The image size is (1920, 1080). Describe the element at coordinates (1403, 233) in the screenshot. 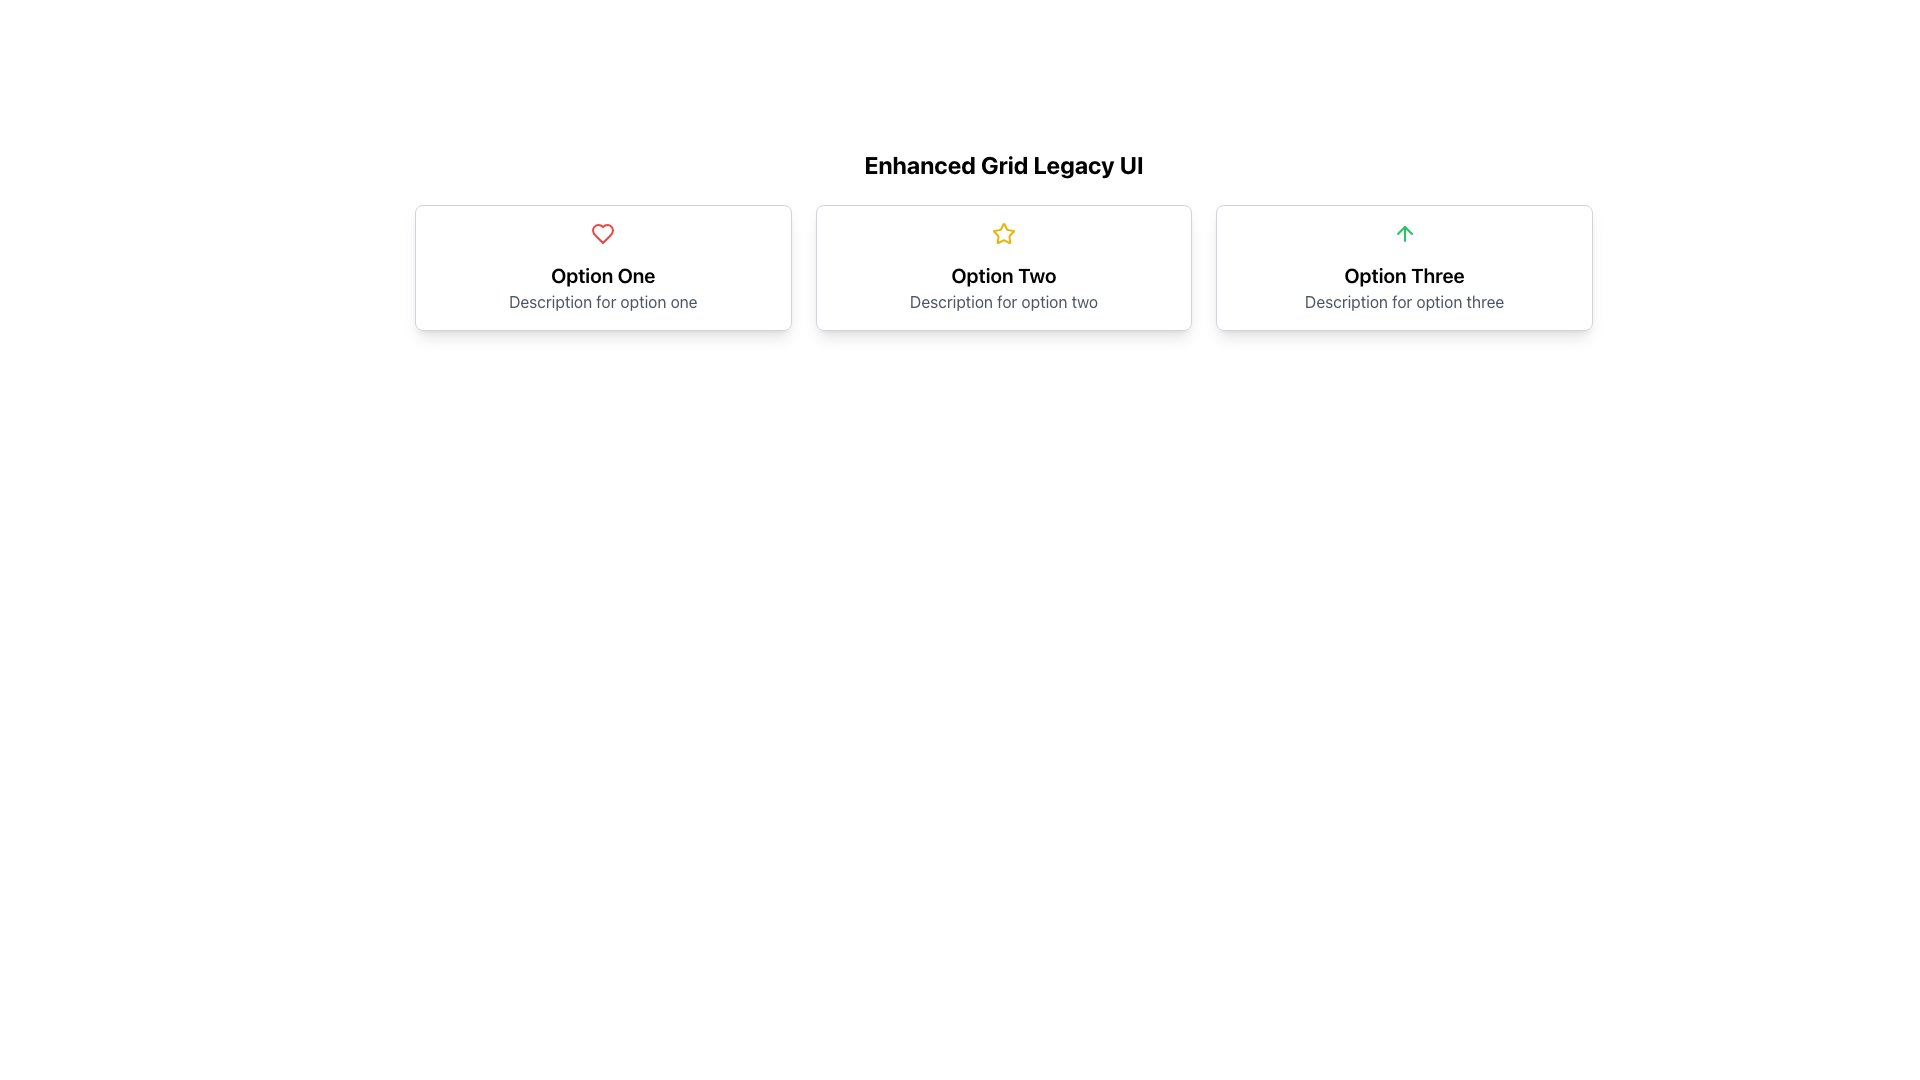

I see `the upward arrow icon located in the right-most card above the title 'Option Three'` at that location.